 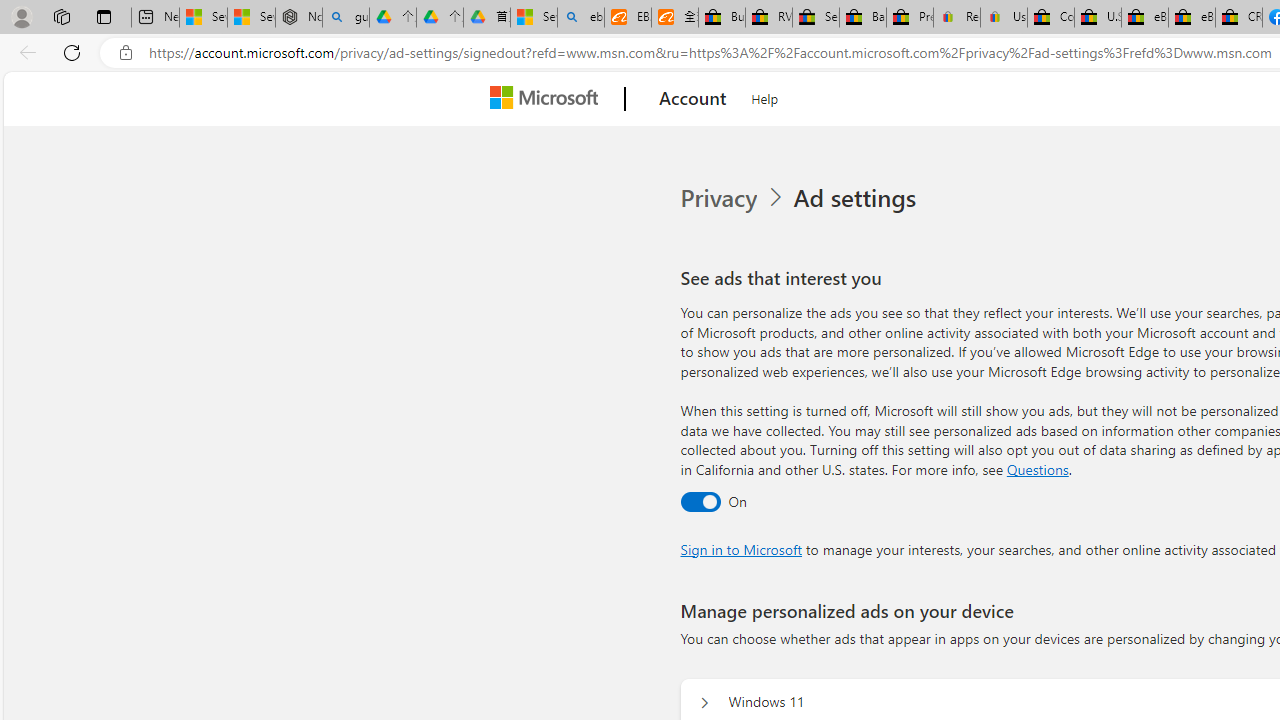 What do you see at coordinates (1191, 17) in the screenshot?
I see `'eBay Inc. Reports Third Quarter 2023 Results'` at bounding box center [1191, 17].